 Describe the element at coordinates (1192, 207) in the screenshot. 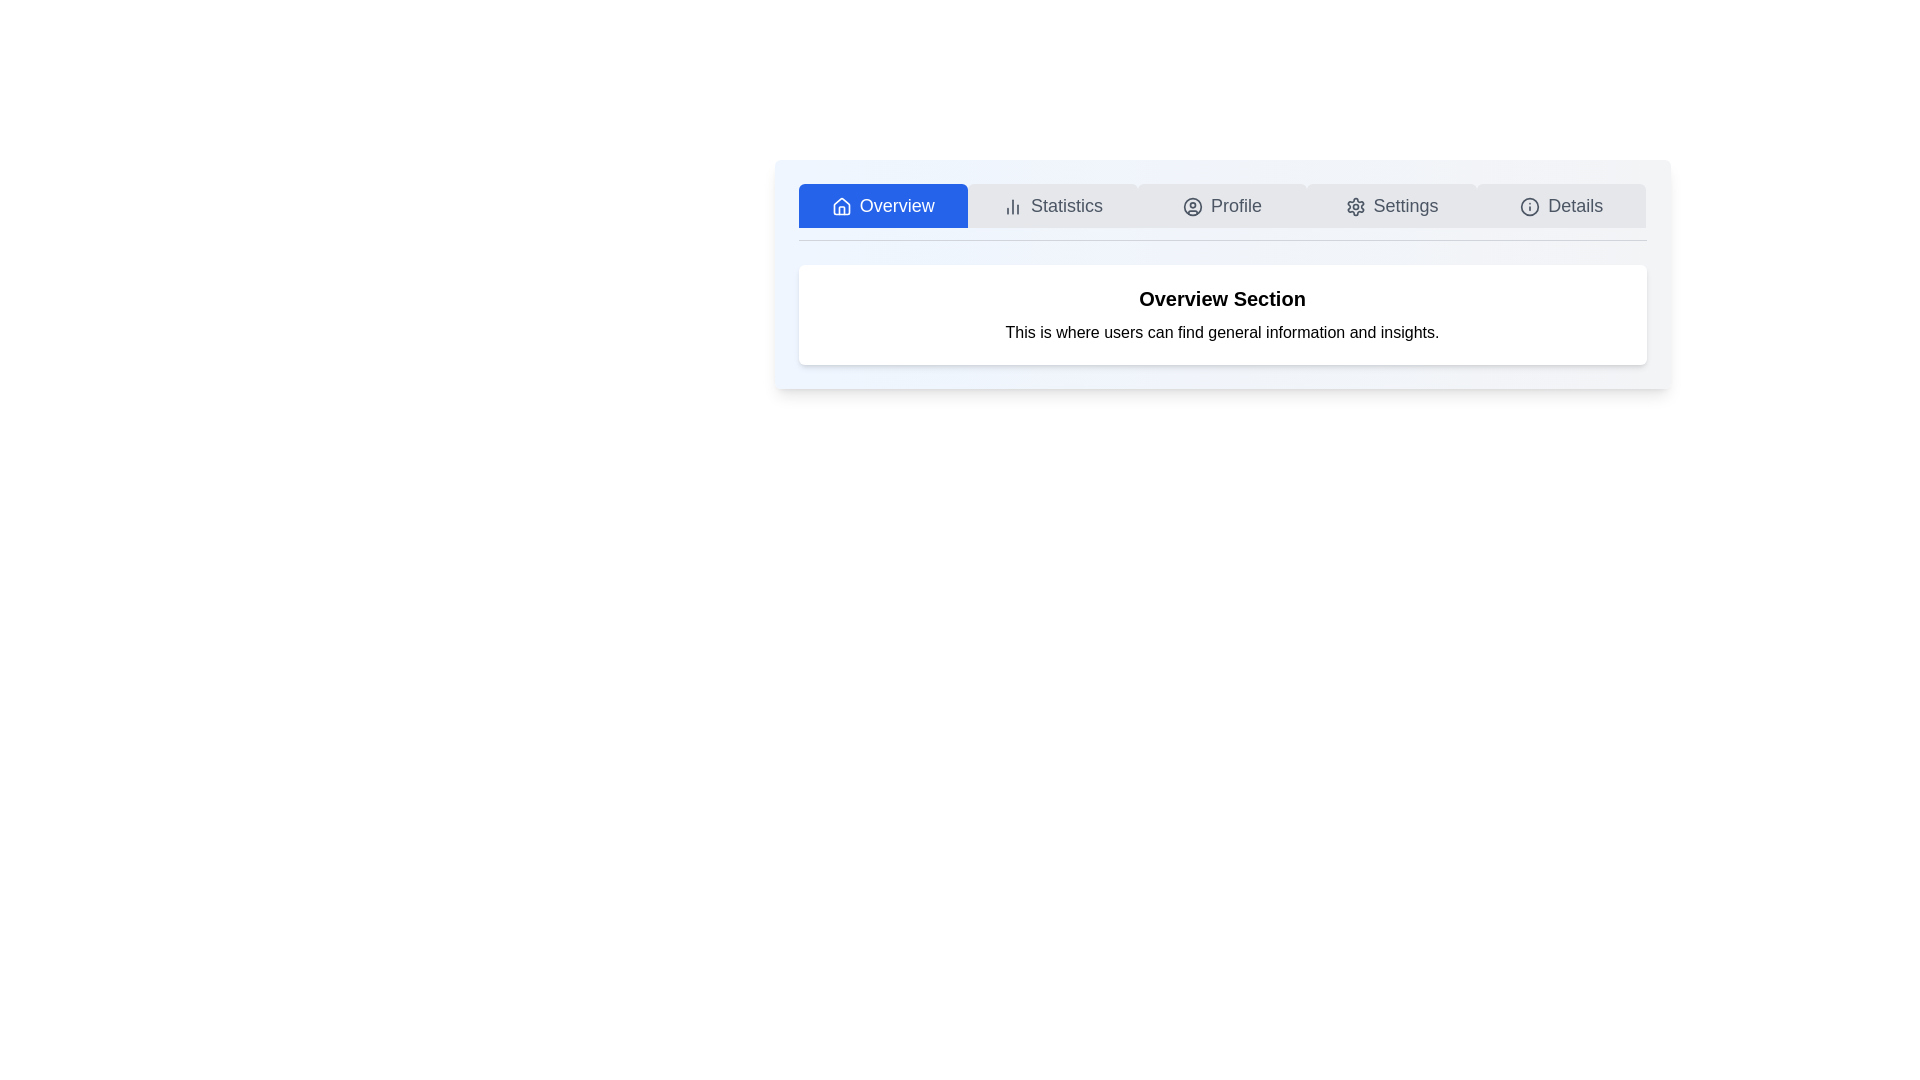

I see `the user or profile-related icon in the middle section of the navigation bar, located to the left of the 'Profile' text` at that location.